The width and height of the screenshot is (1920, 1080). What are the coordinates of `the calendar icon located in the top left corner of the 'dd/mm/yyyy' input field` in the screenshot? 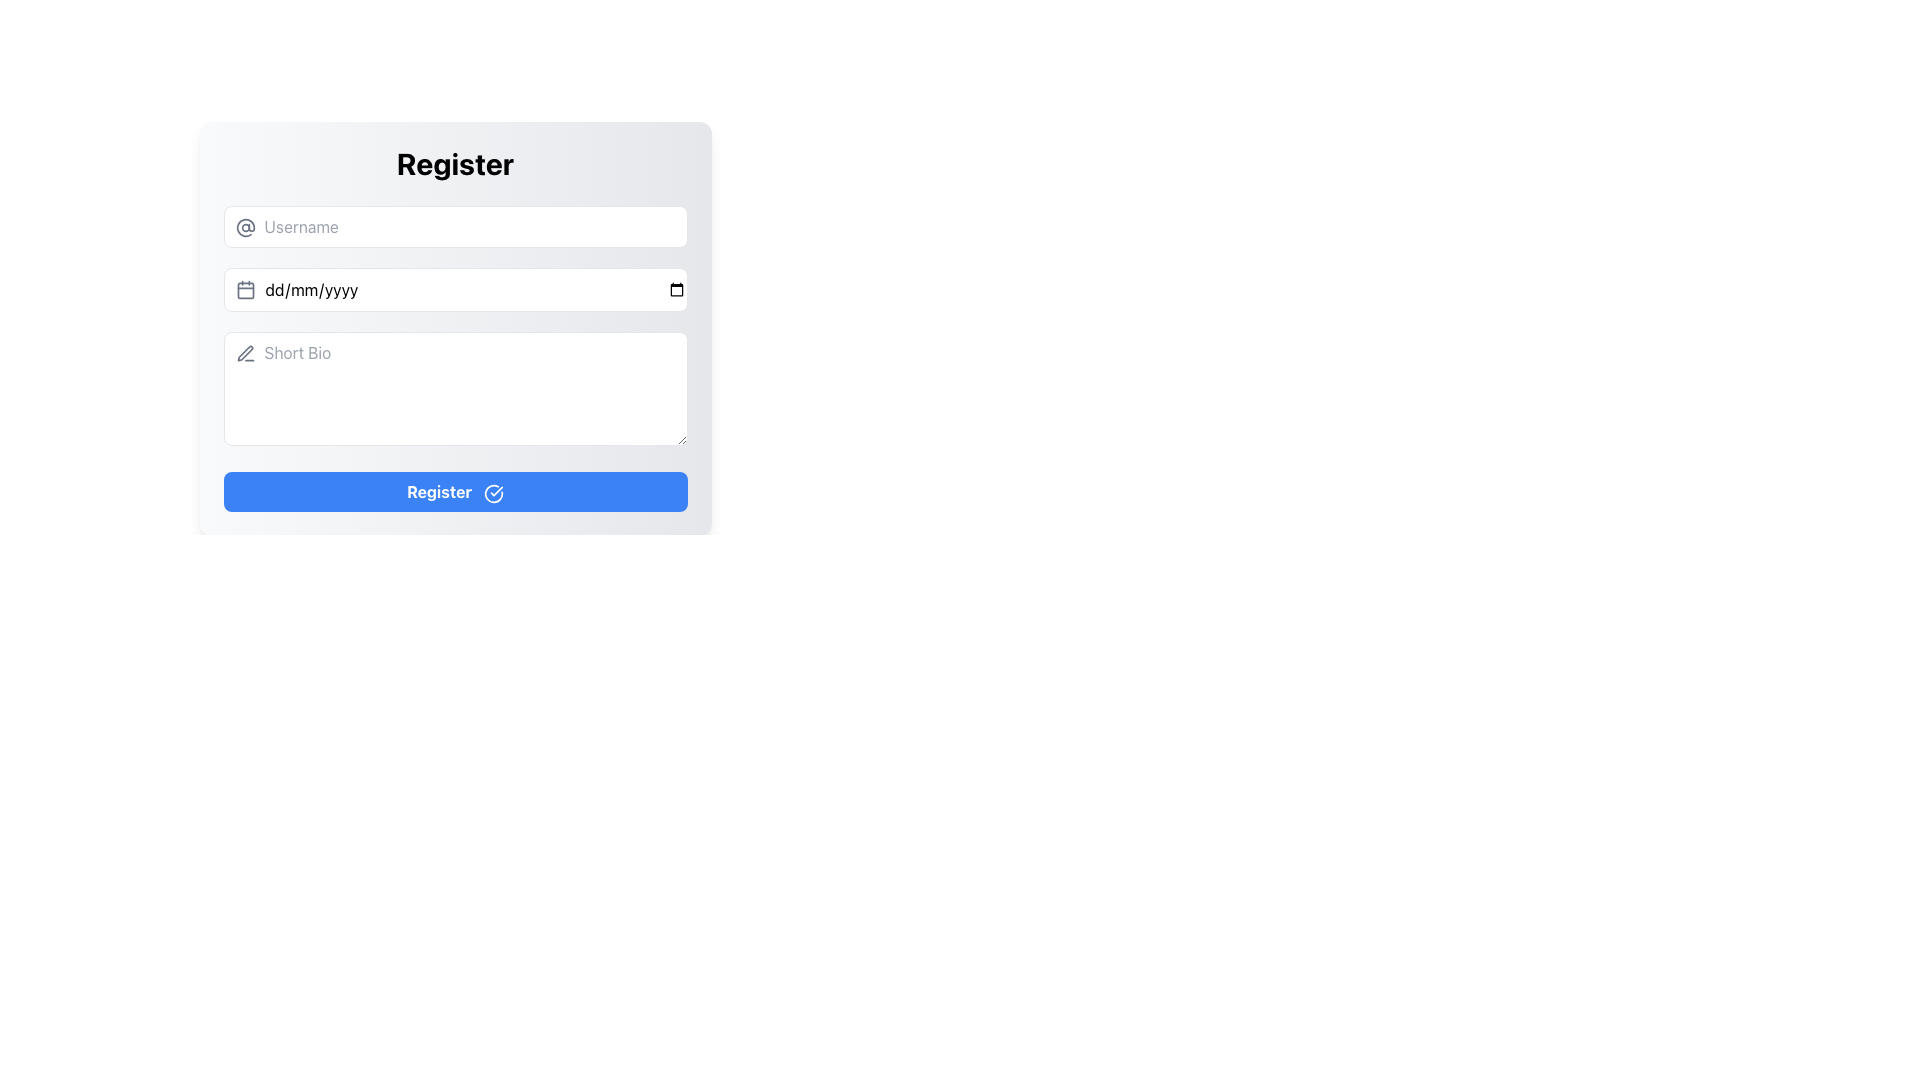 It's located at (244, 290).